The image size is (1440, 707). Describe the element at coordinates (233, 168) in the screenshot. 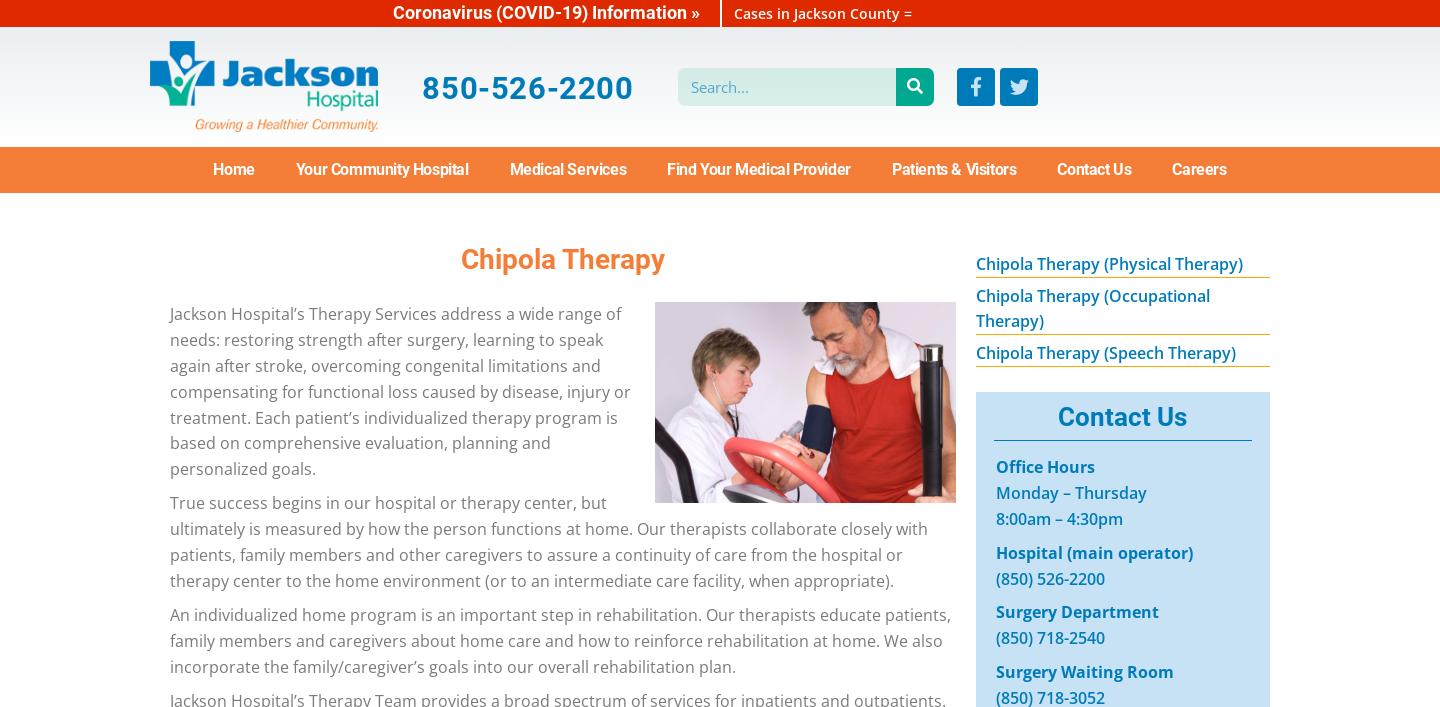

I see `'Home'` at that location.